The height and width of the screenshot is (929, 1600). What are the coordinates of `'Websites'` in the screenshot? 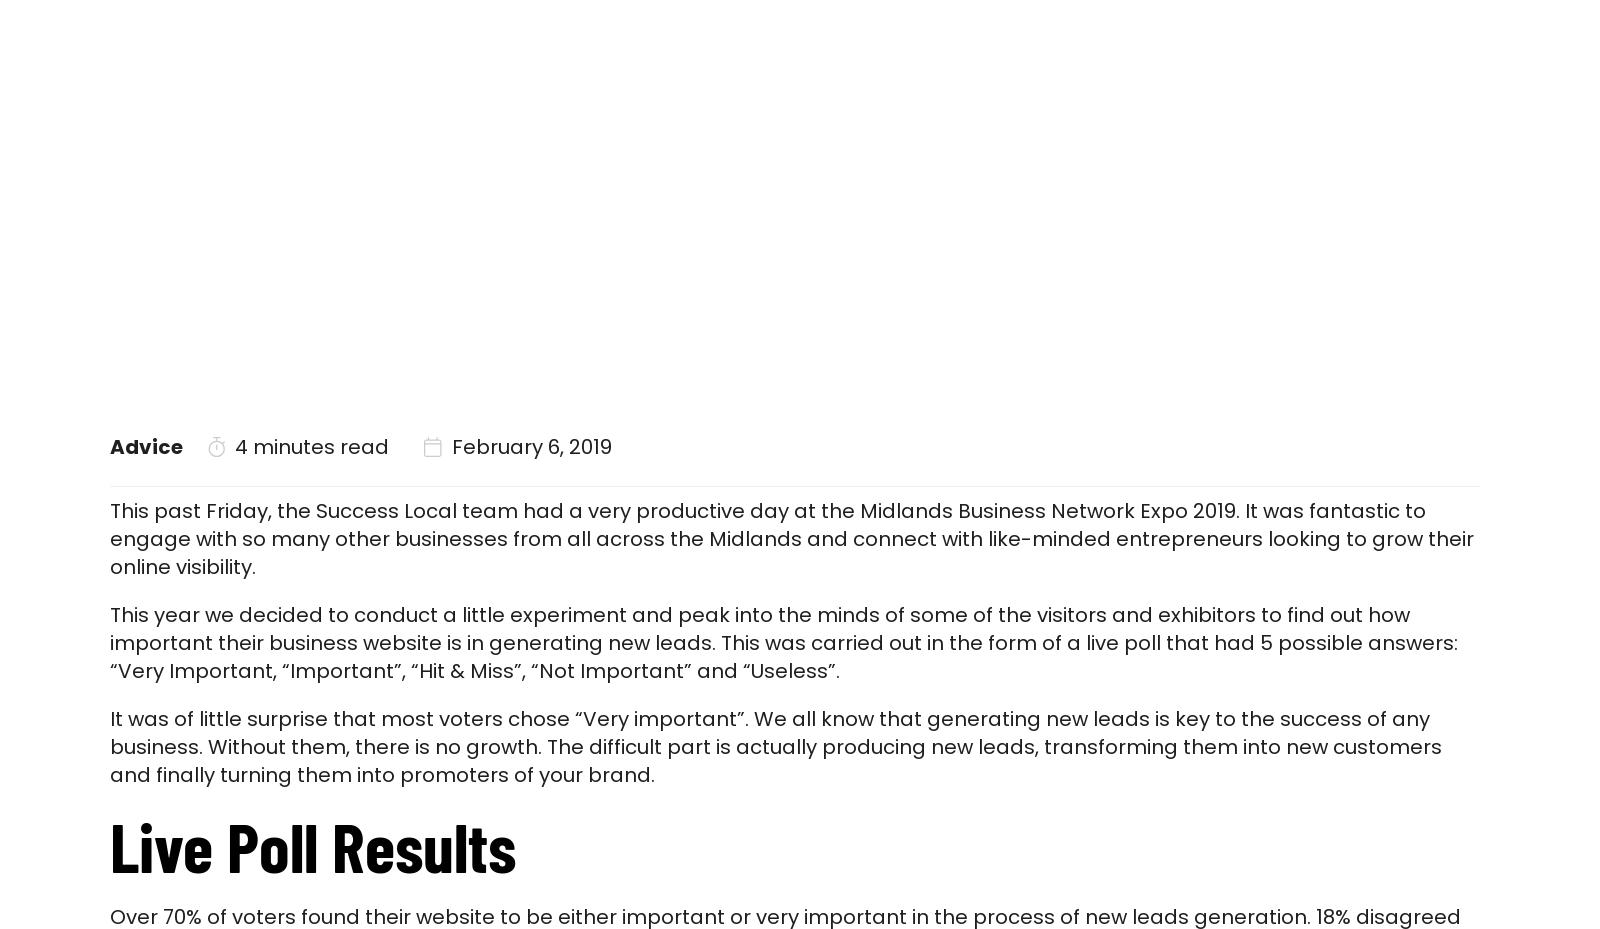 It's located at (1066, 51).